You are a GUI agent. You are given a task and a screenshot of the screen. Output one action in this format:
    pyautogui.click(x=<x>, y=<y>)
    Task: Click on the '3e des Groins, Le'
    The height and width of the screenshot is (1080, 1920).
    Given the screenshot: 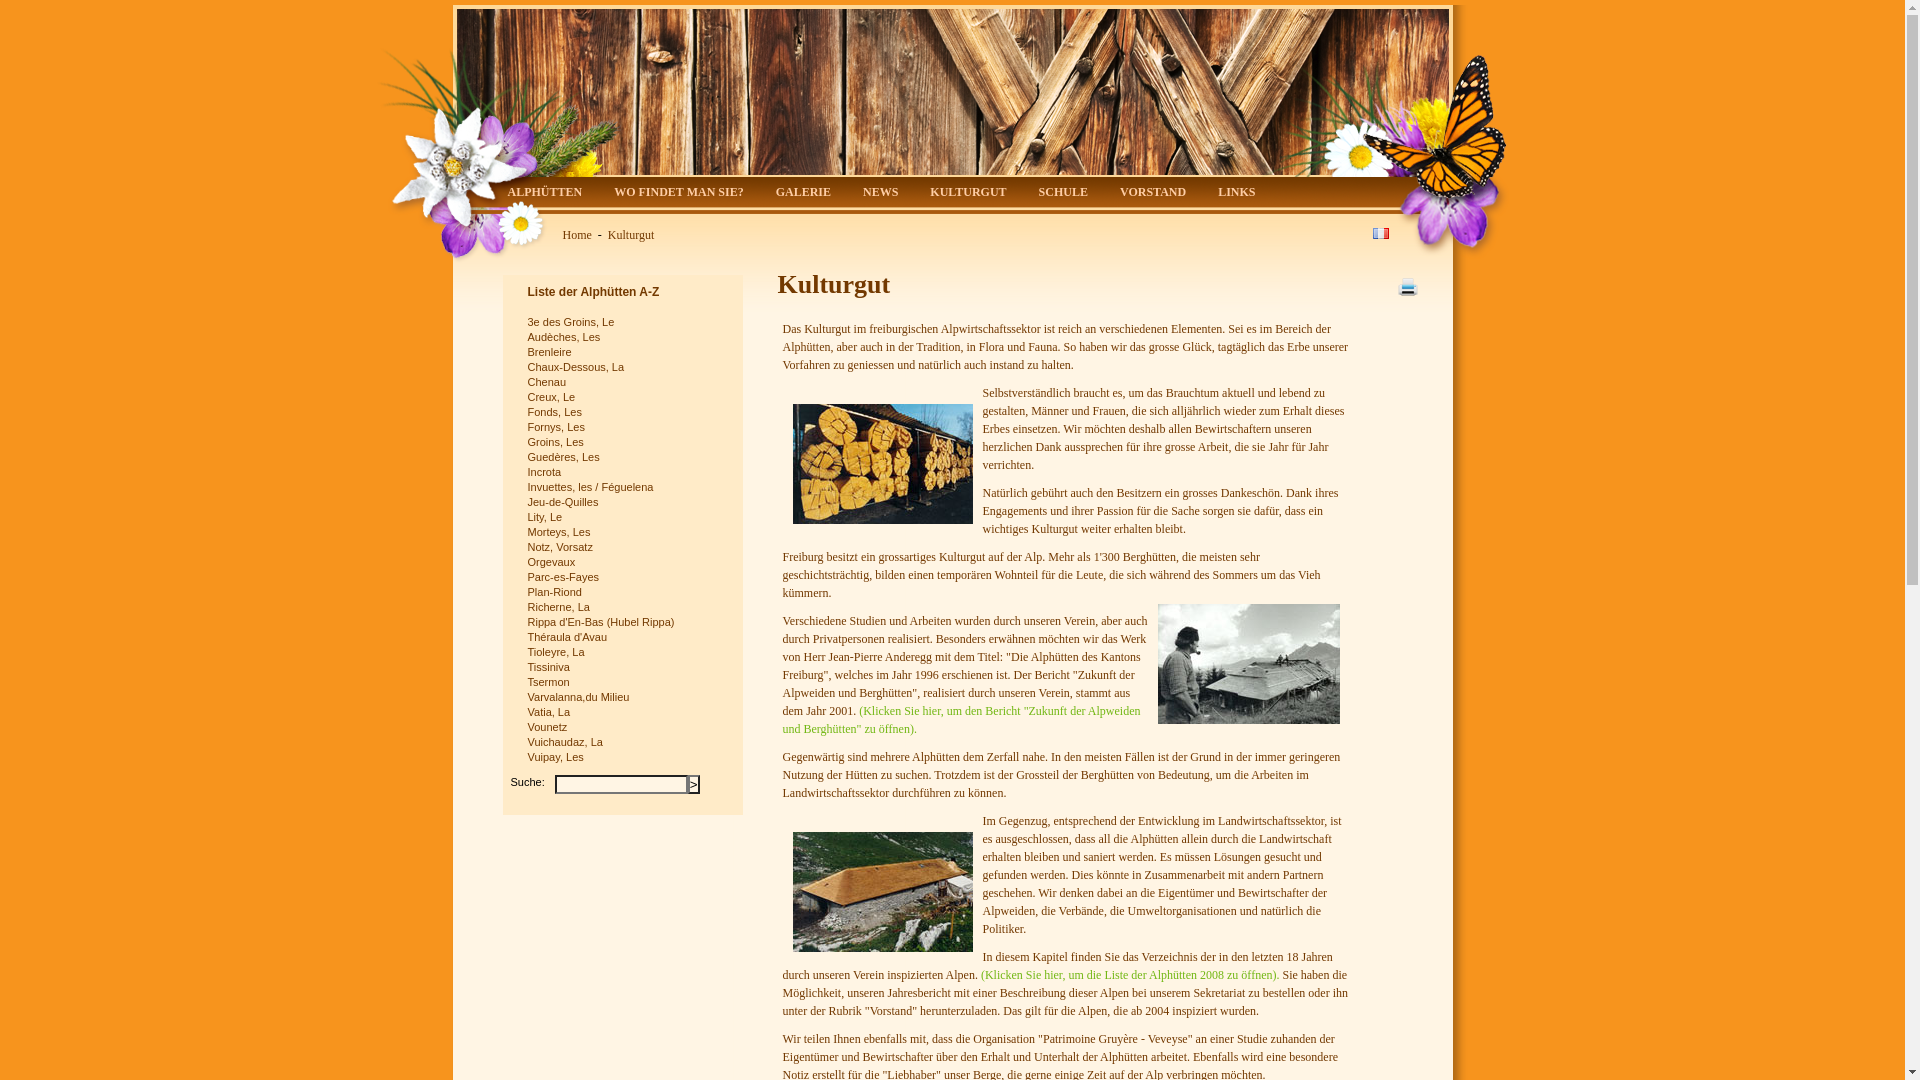 What is the action you would take?
    pyautogui.click(x=528, y=321)
    